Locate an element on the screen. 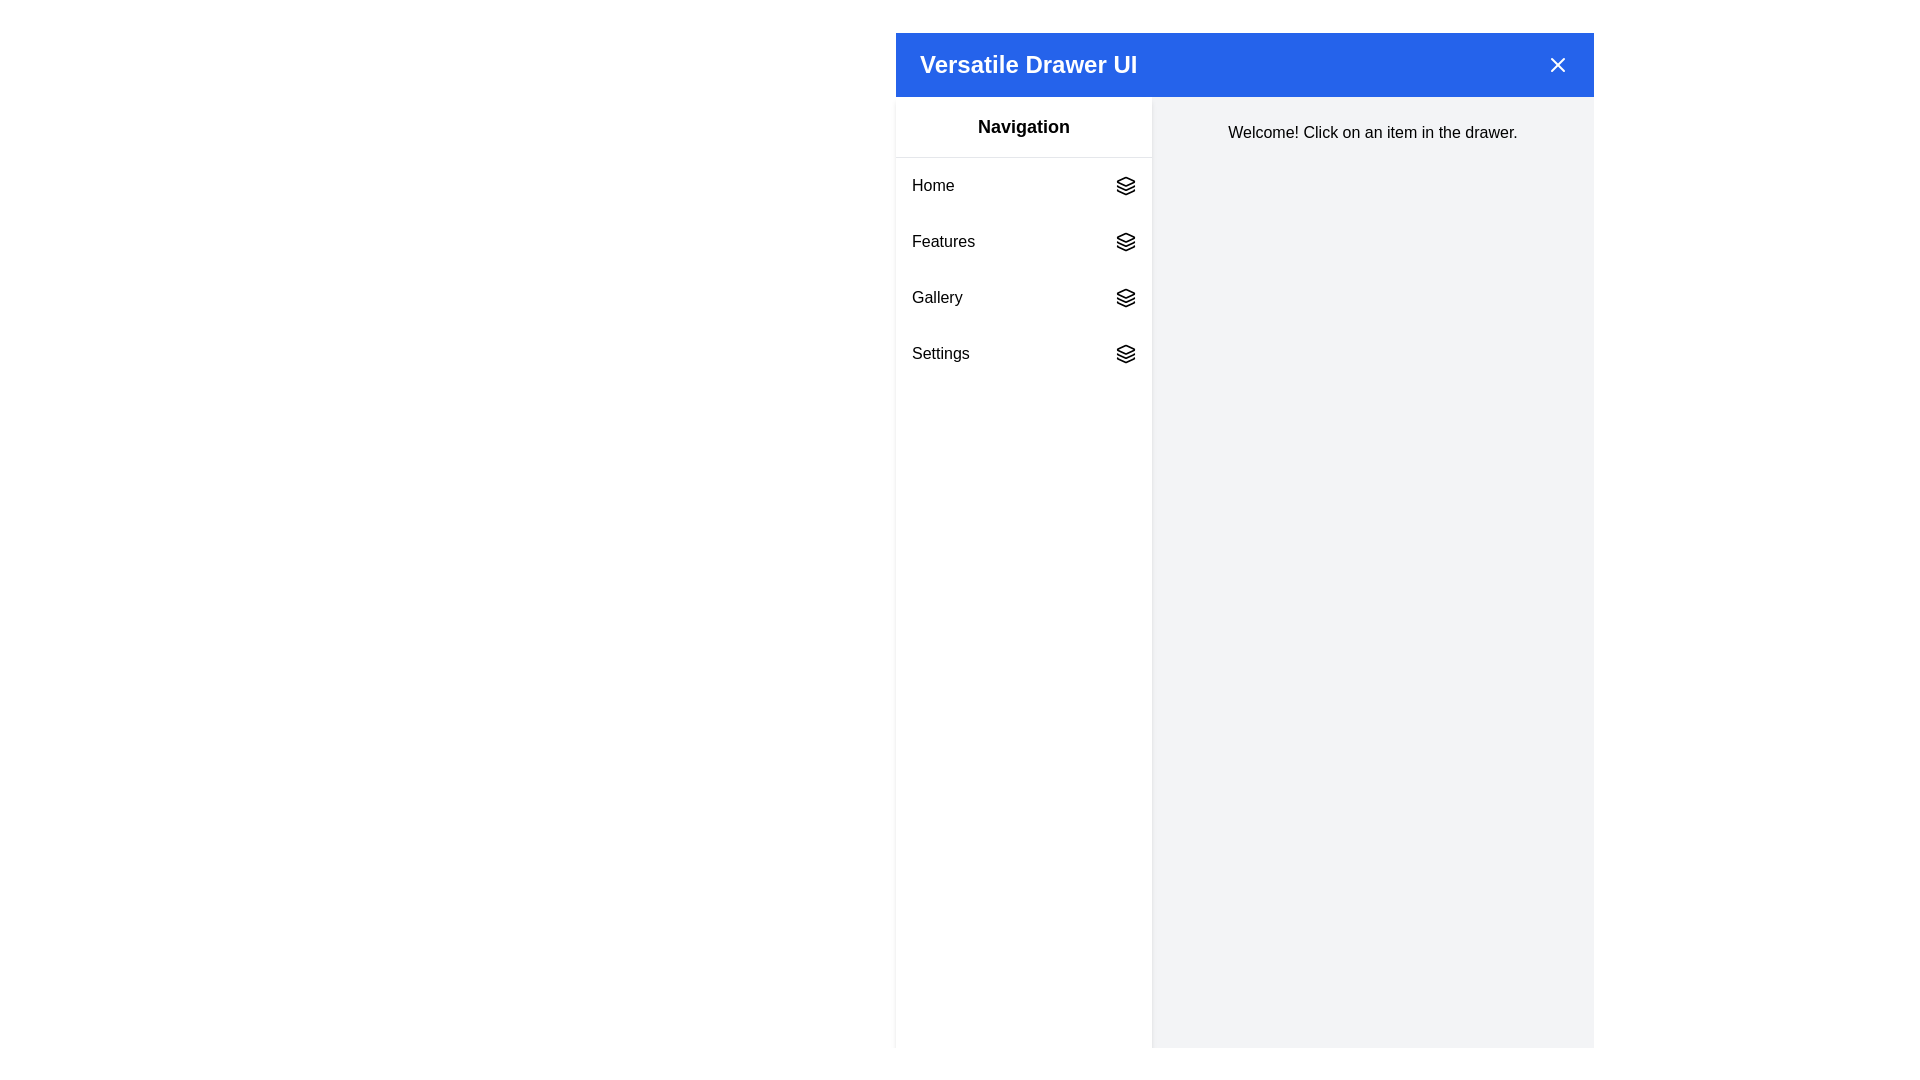 The height and width of the screenshot is (1080, 1920). the greeting message text label that instructs the user to interact with items in the drawer menu, located at the top of the main content area is located at coordinates (1371, 132).